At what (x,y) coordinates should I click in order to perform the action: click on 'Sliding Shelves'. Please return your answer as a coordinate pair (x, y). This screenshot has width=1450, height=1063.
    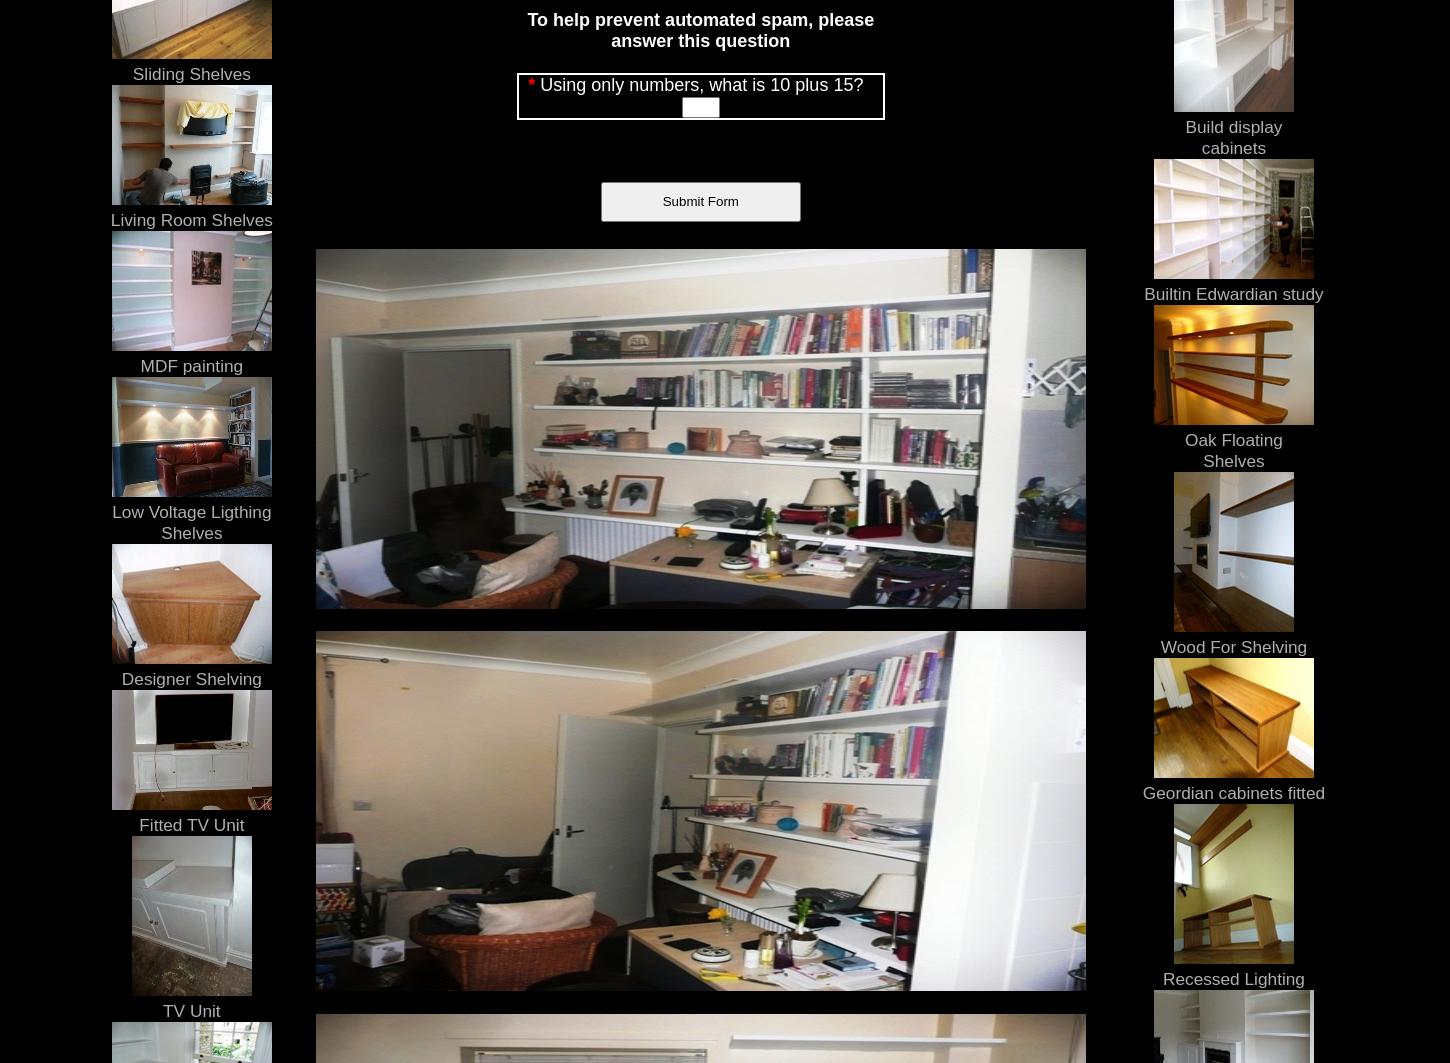
    Looking at the image, I should click on (189, 73).